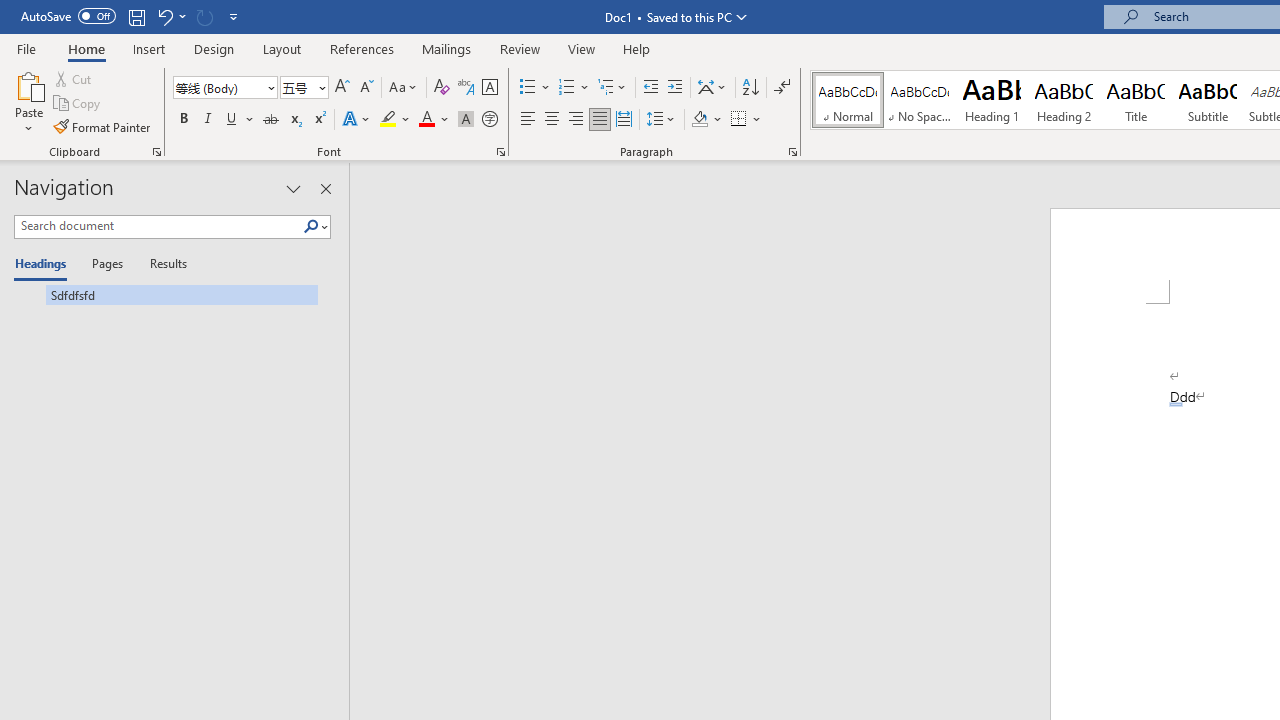 The width and height of the screenshot is (1280, 720). What do you see at coordinates (501, 150) in the screenshot?
I see `'Font...'` at bounding box center [501, 150].